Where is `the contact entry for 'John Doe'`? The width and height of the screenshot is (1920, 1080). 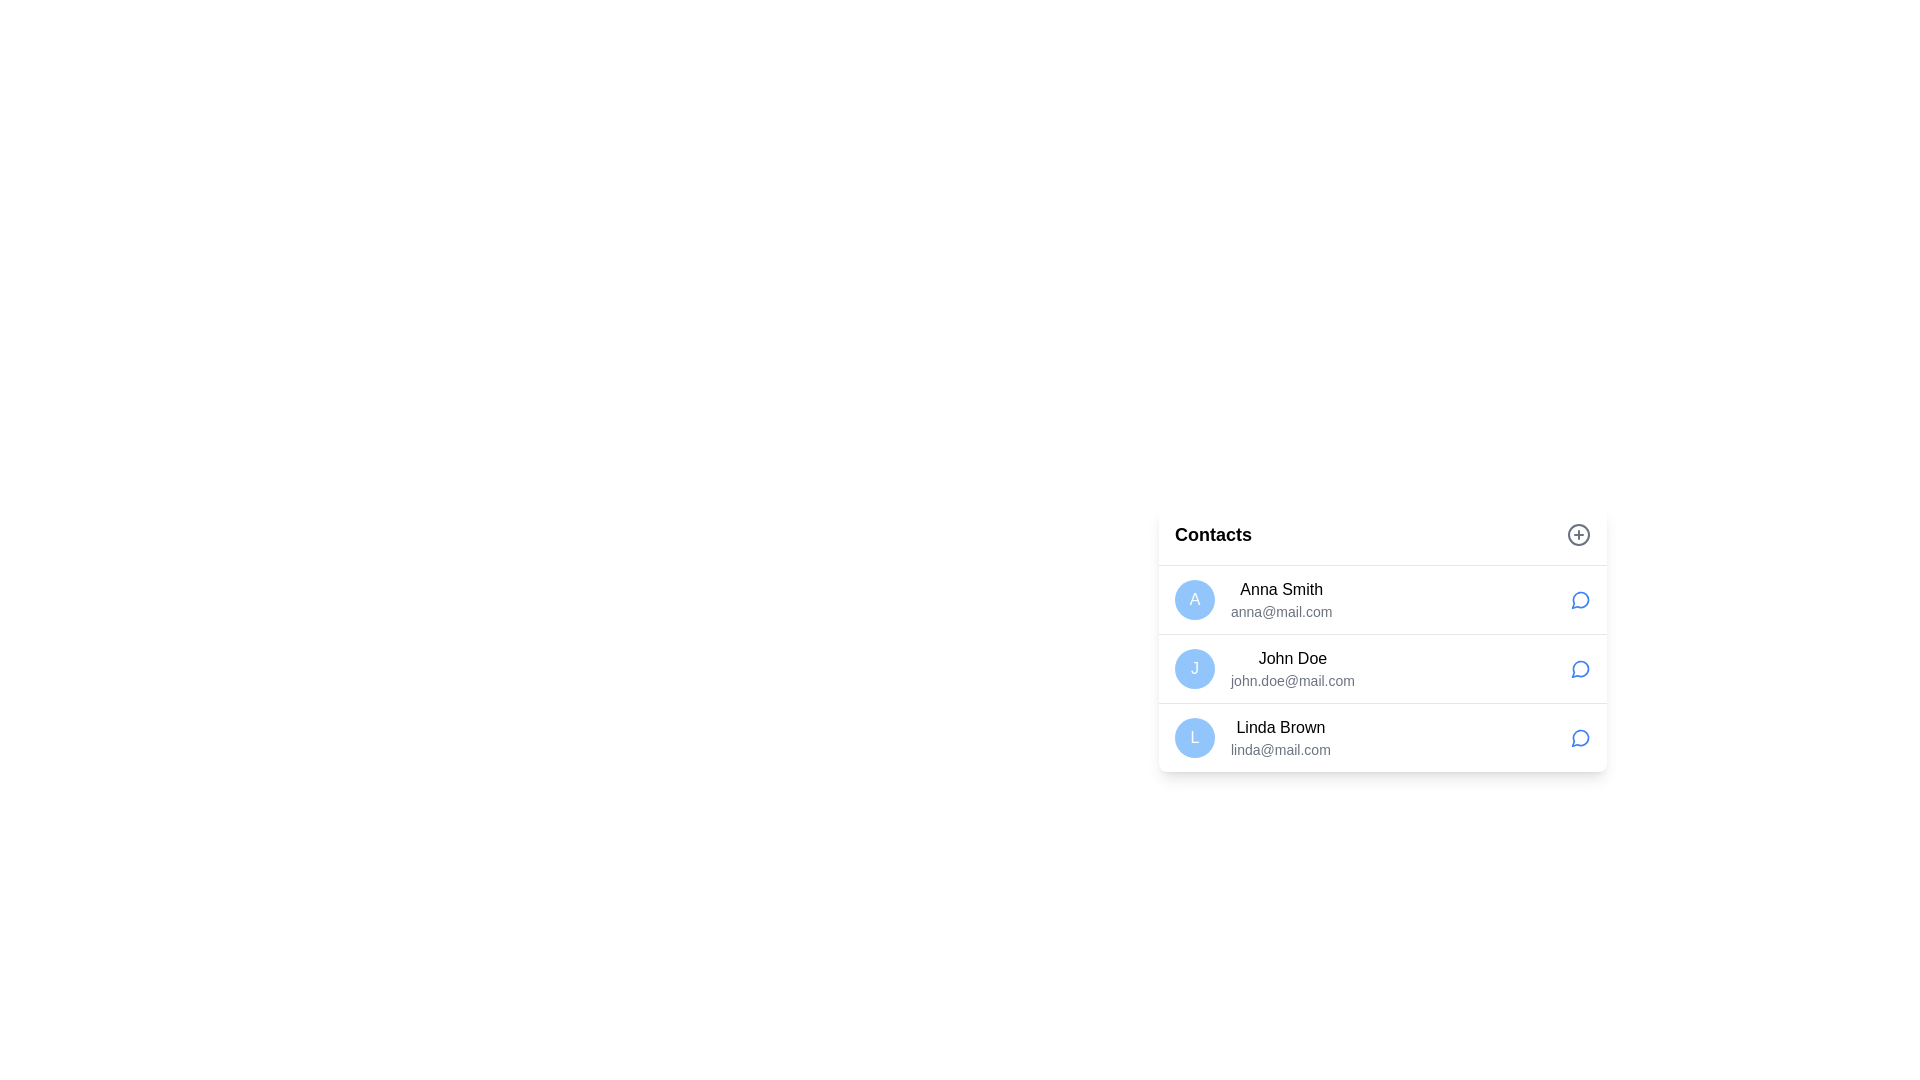
the contact entry for 'John Doe' is located at coordinates (1381, 650).